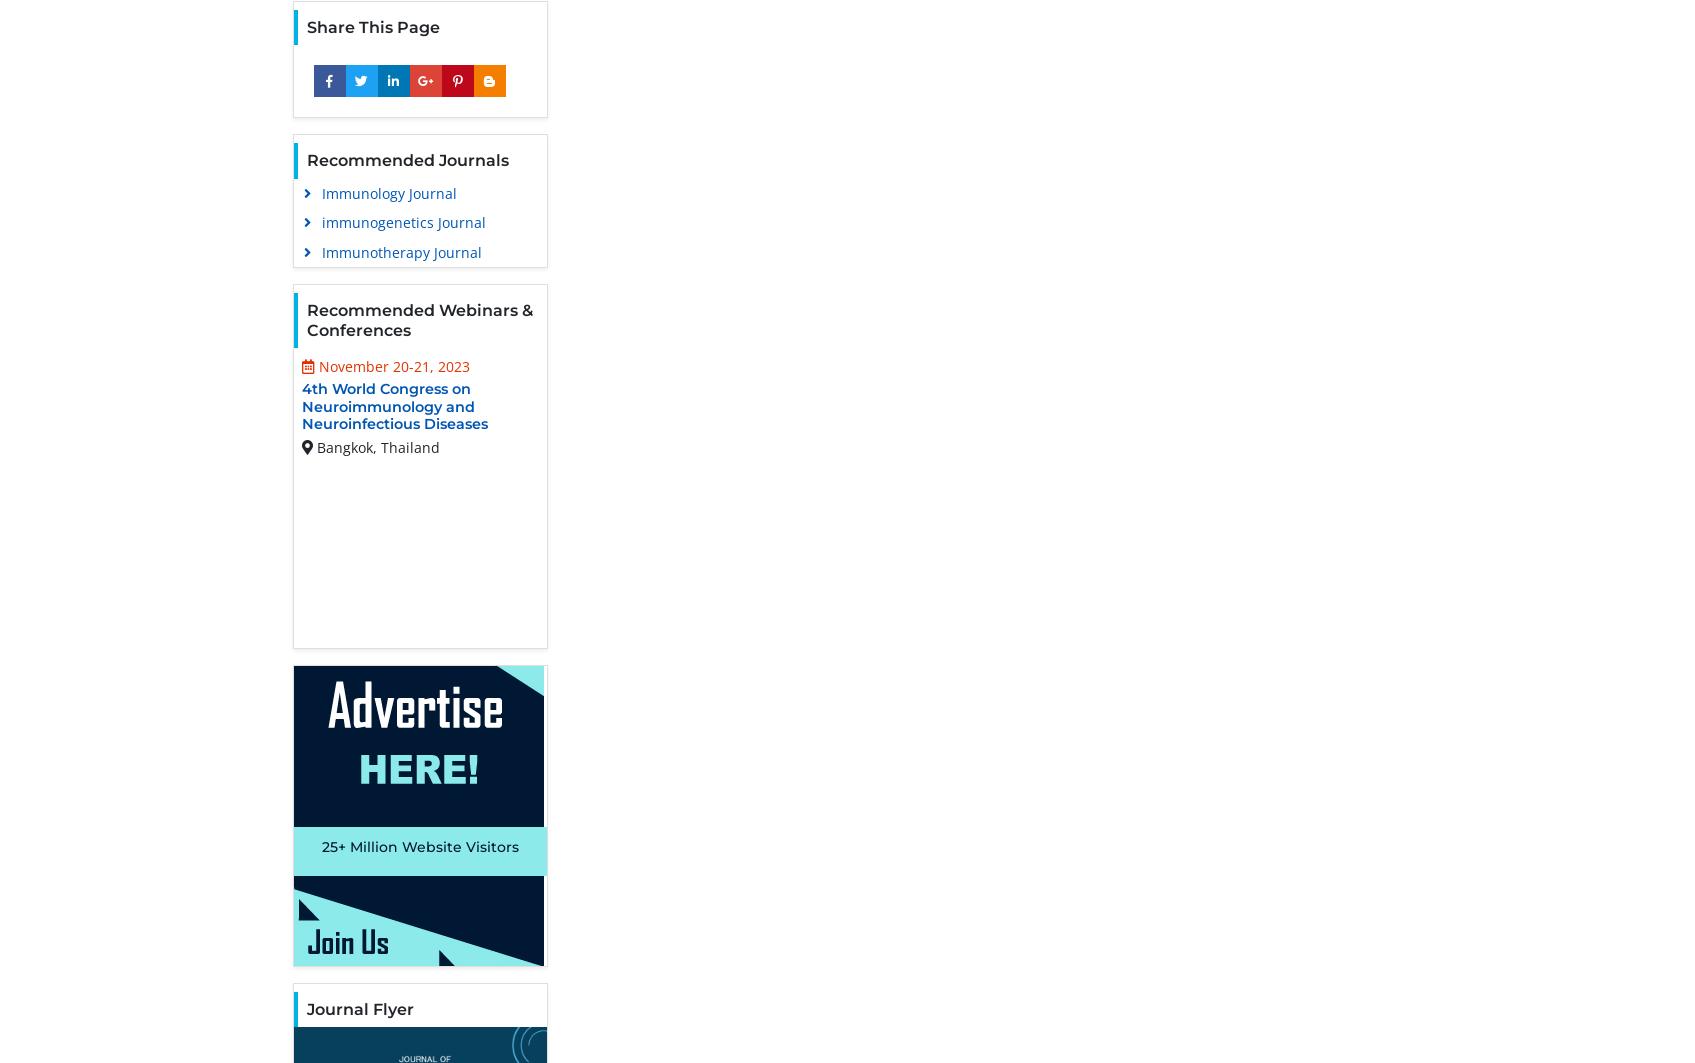 This screenshot has width=1695, height=1063. I want to click on 'immunogenetics Journal', so click(403, 222).